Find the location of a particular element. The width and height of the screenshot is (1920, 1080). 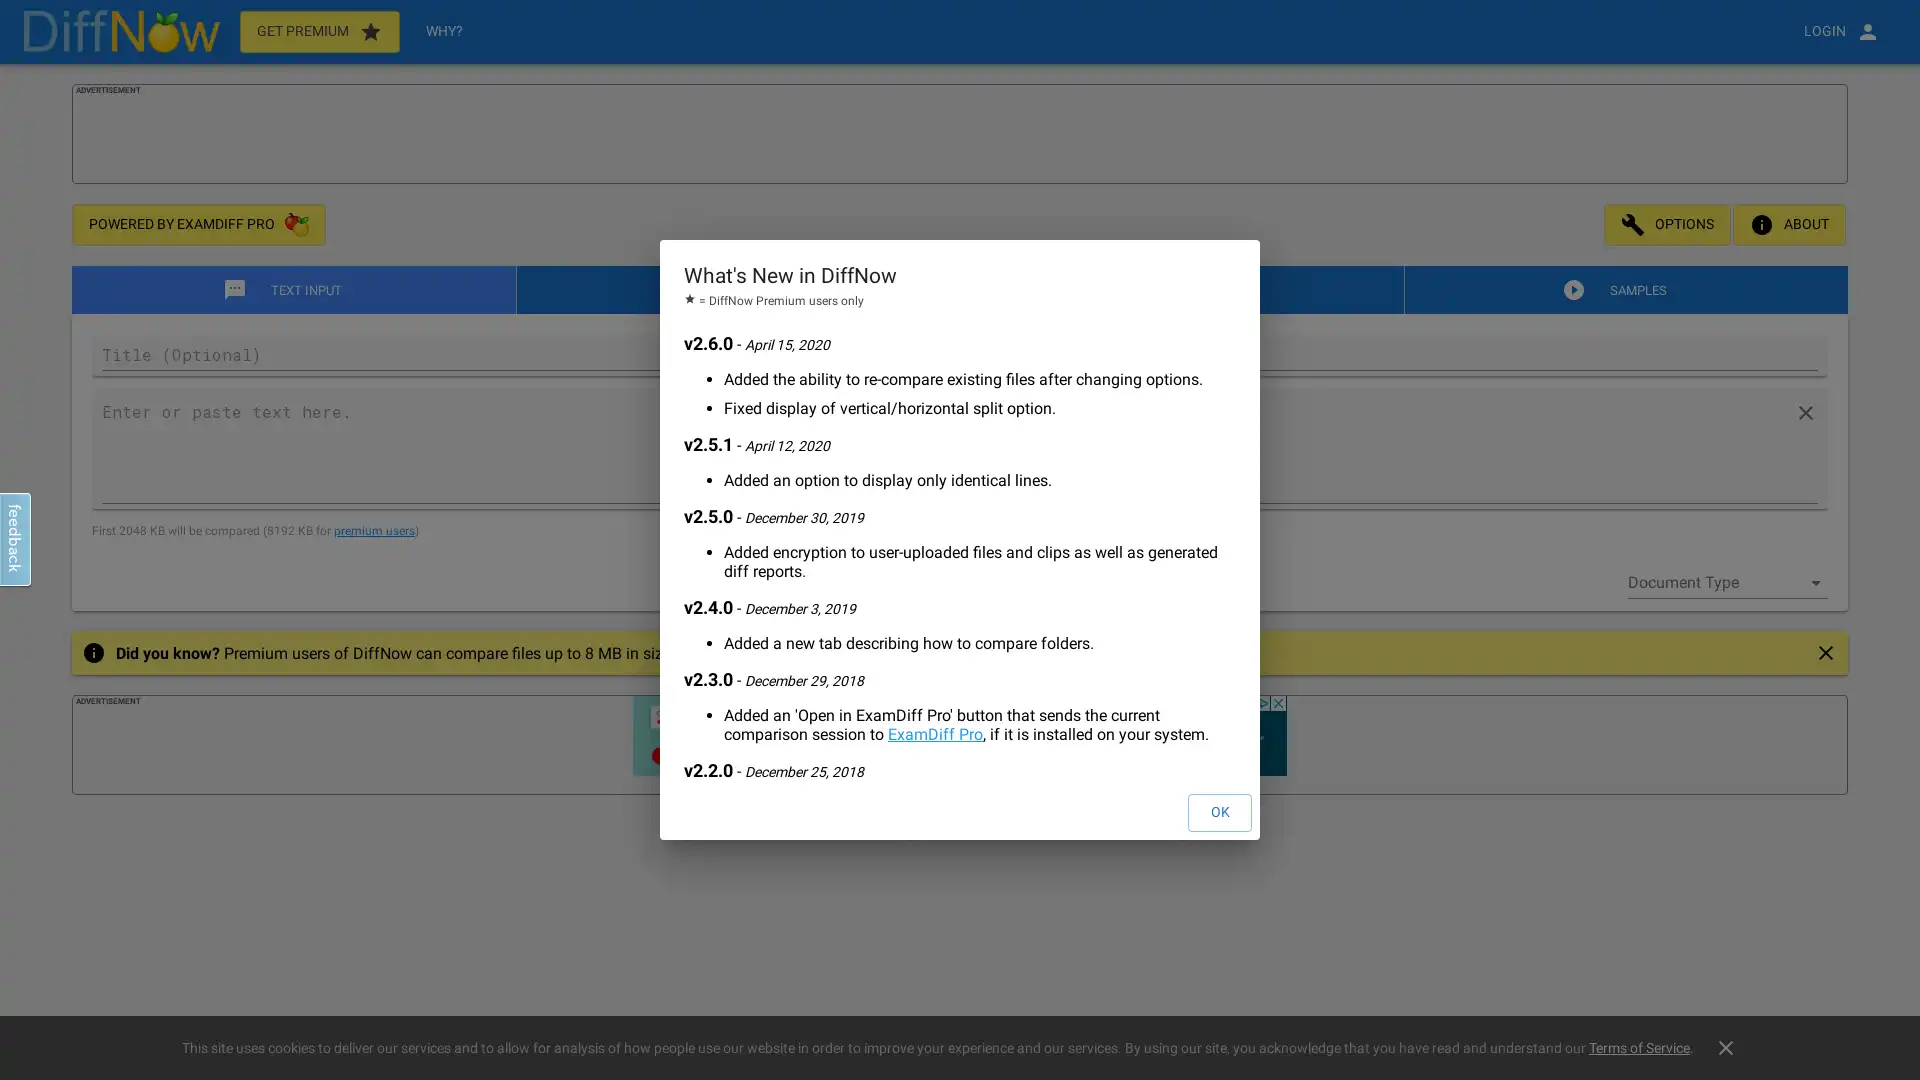

LOGIN is located at coordinates (1841, 31).